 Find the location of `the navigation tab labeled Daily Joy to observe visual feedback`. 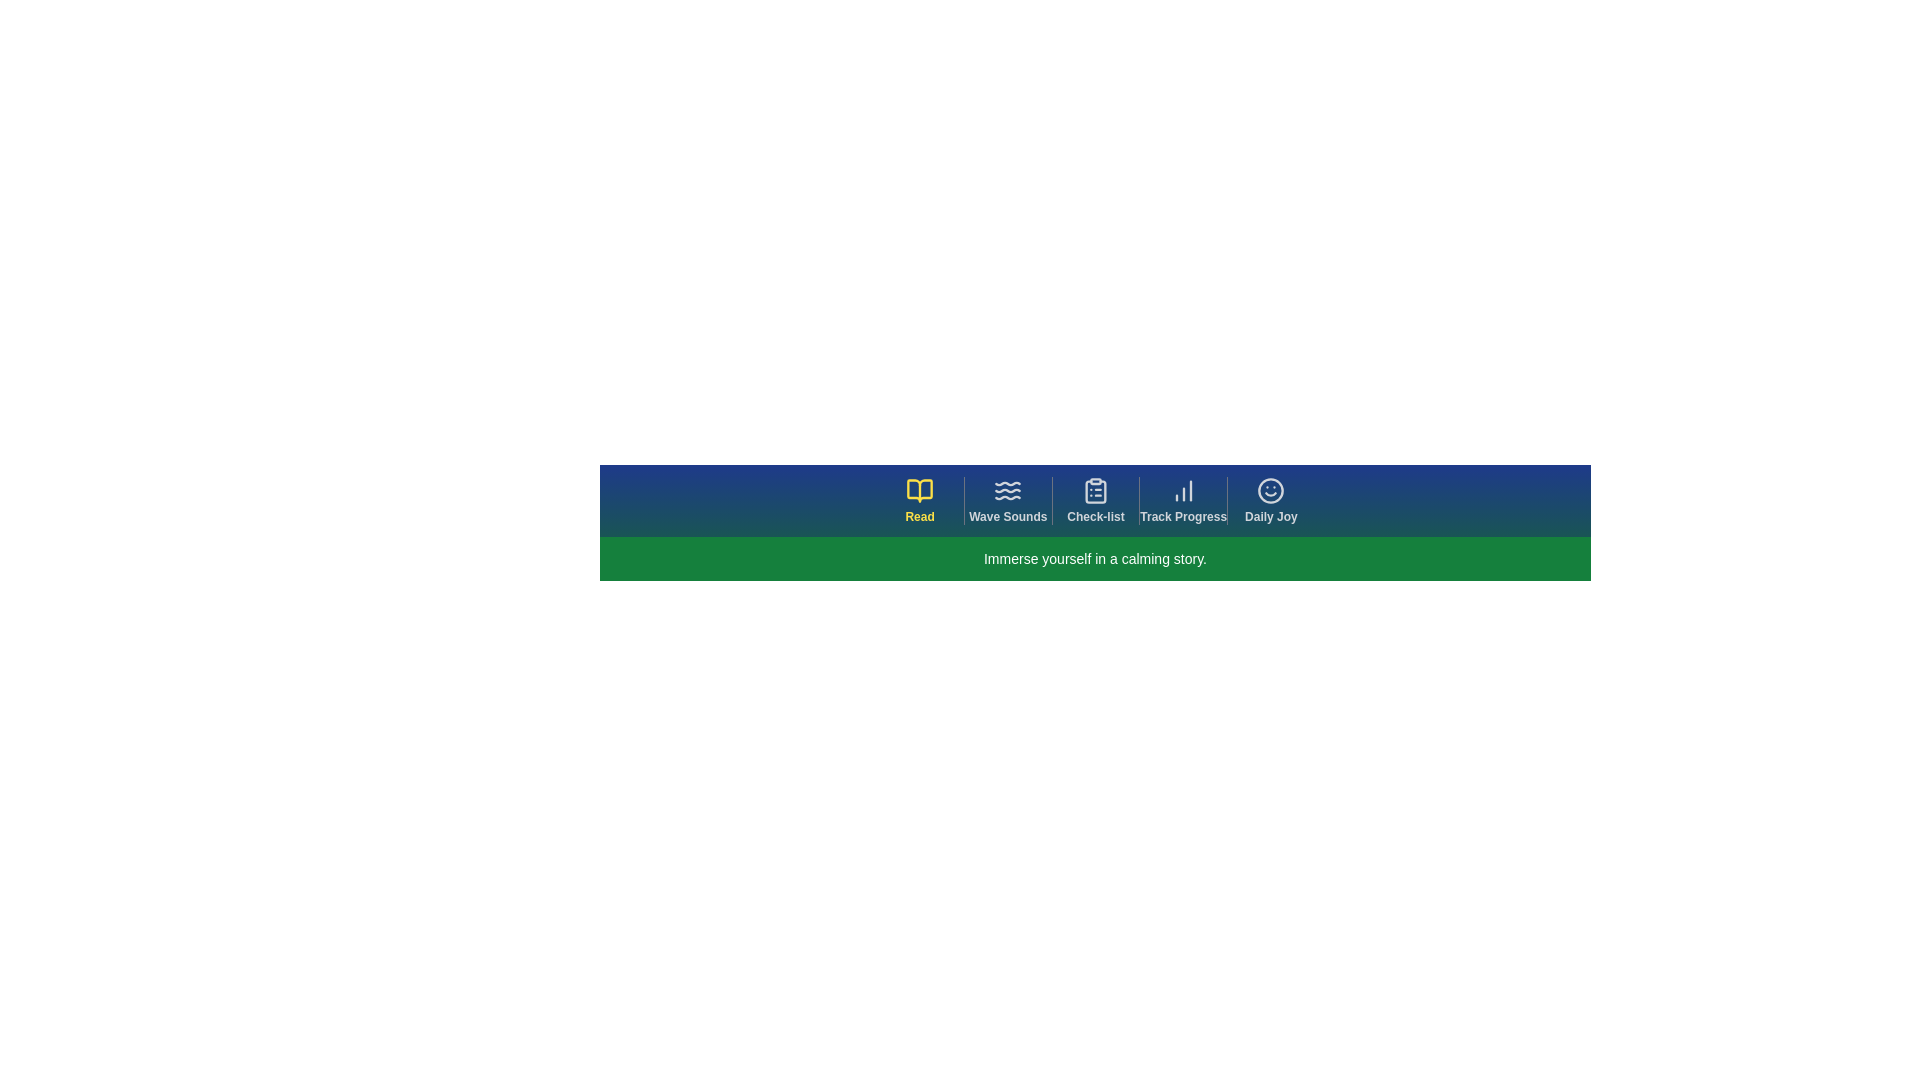

the navigation tab labeled Daily Joy to observe visual feedback is located at coordinates (1270, 500).